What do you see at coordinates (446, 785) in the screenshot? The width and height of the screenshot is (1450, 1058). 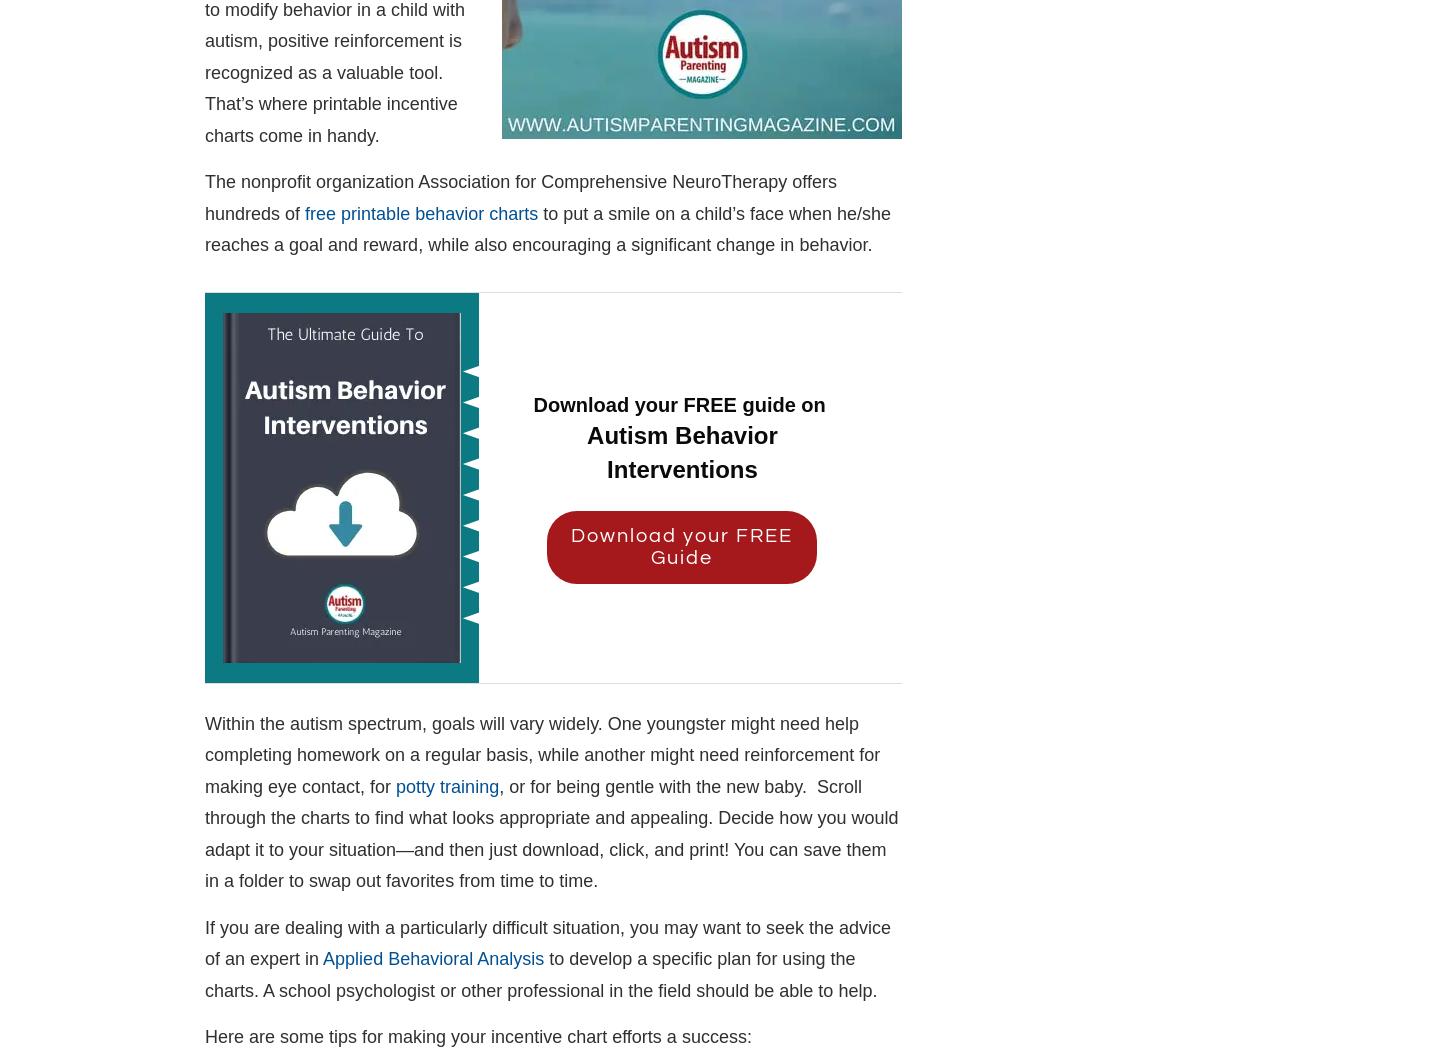 I see `'potty training'` at bounding box center [446, 785].